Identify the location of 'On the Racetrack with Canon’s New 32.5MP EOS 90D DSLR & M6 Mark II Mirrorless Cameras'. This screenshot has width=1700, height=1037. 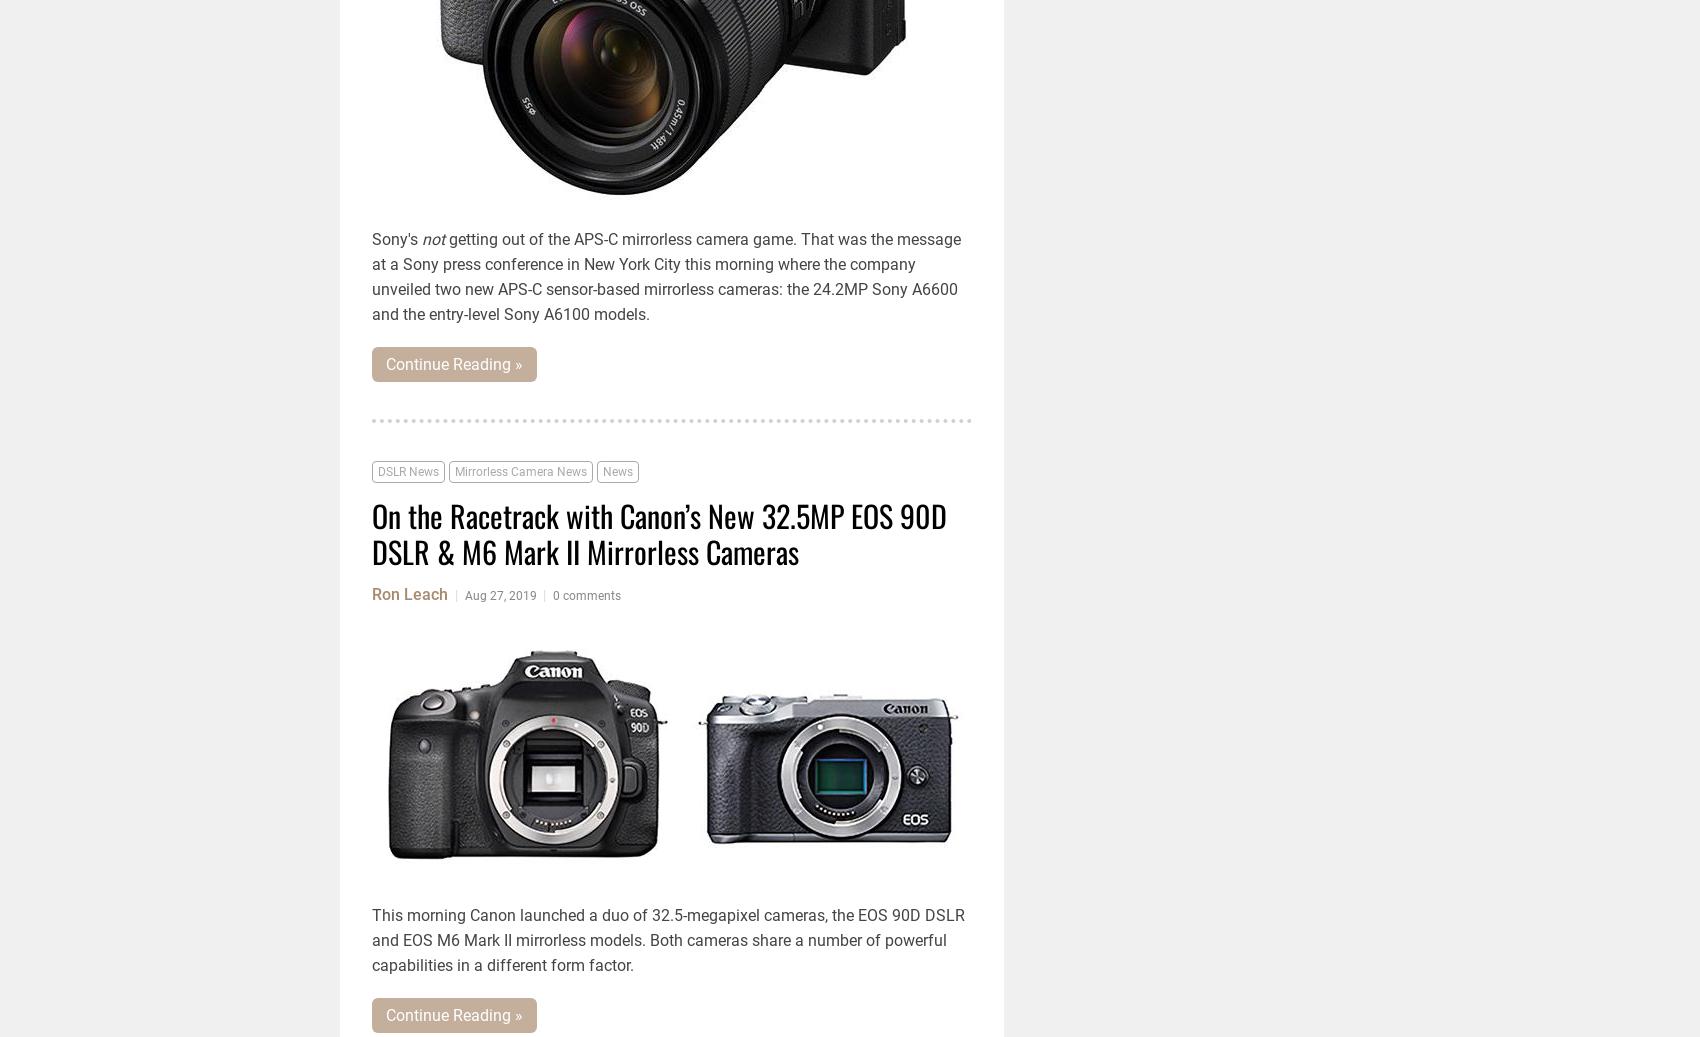
(659, 533).